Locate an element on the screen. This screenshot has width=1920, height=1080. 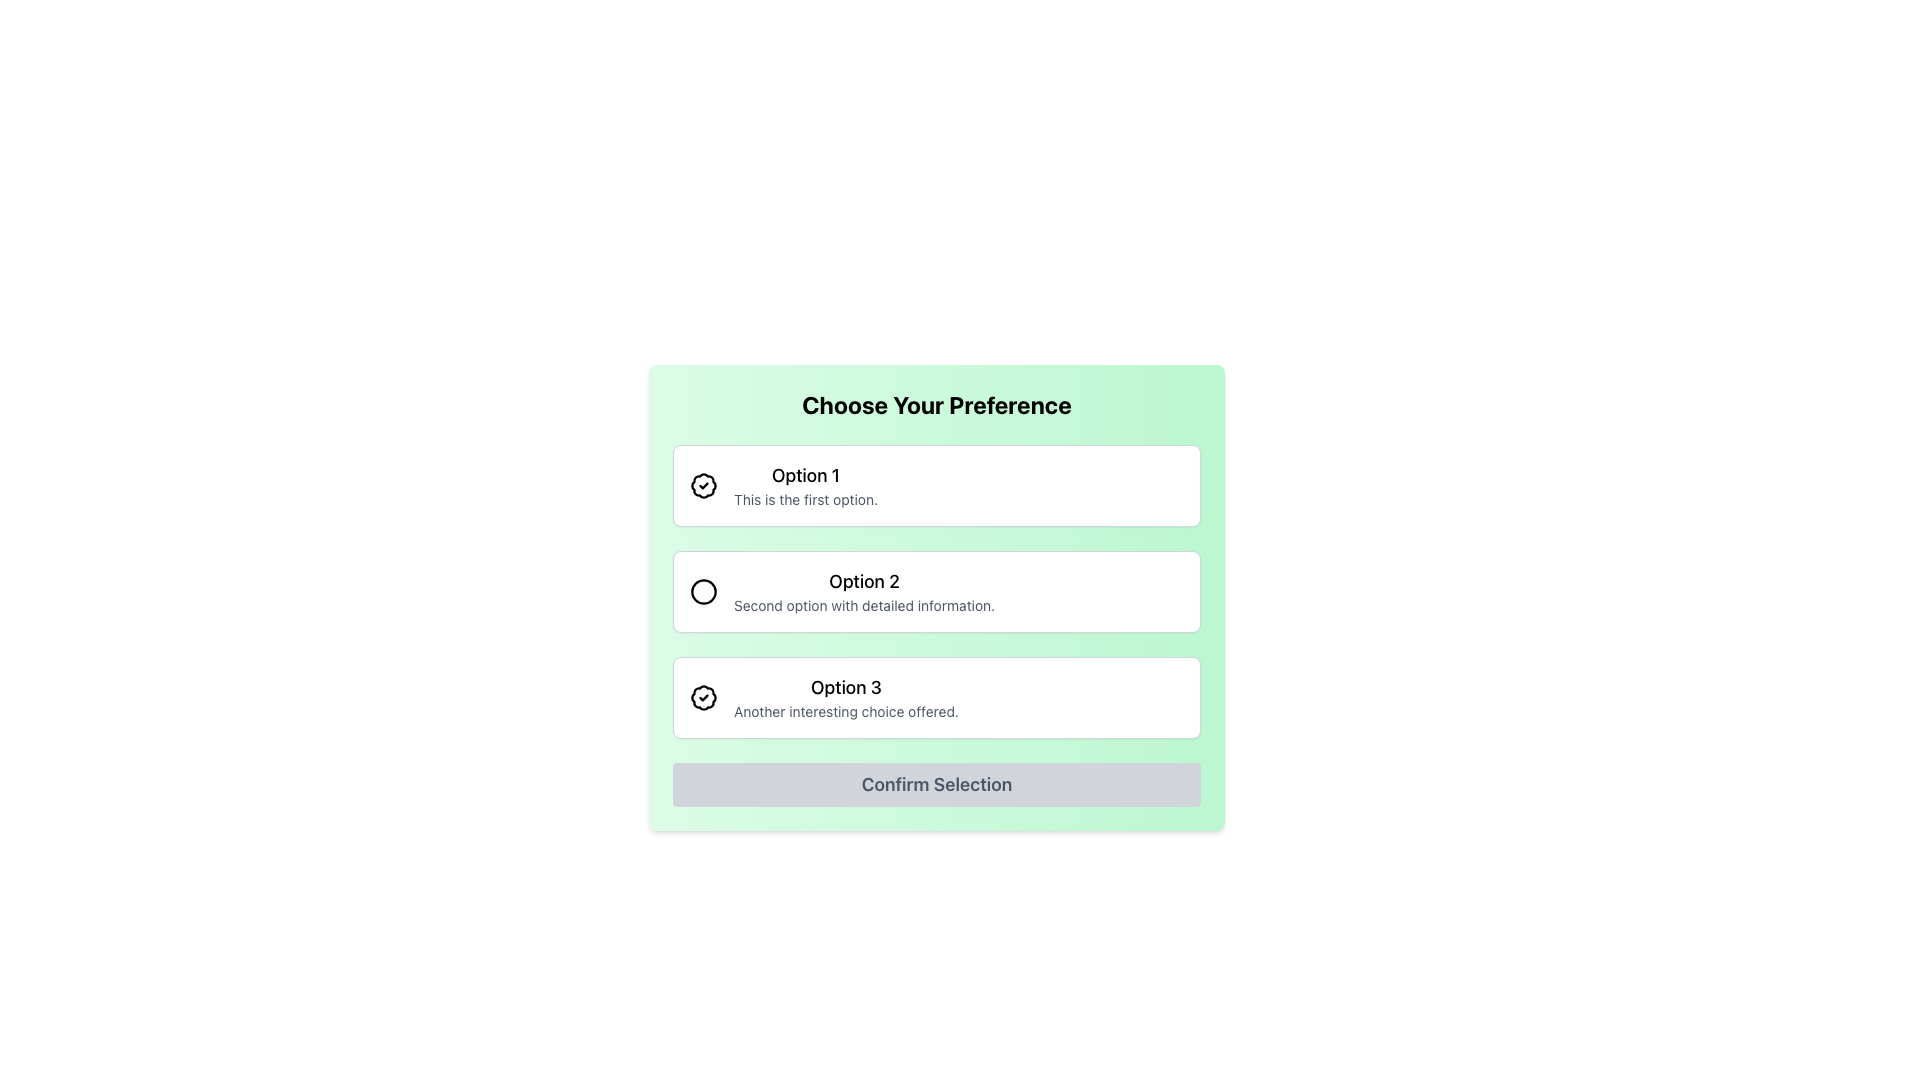
information from the third selectable option in the form or survey, positioned between 'Option 2' and the 'Confirm Selection' button is located at coordinates (846, 697).